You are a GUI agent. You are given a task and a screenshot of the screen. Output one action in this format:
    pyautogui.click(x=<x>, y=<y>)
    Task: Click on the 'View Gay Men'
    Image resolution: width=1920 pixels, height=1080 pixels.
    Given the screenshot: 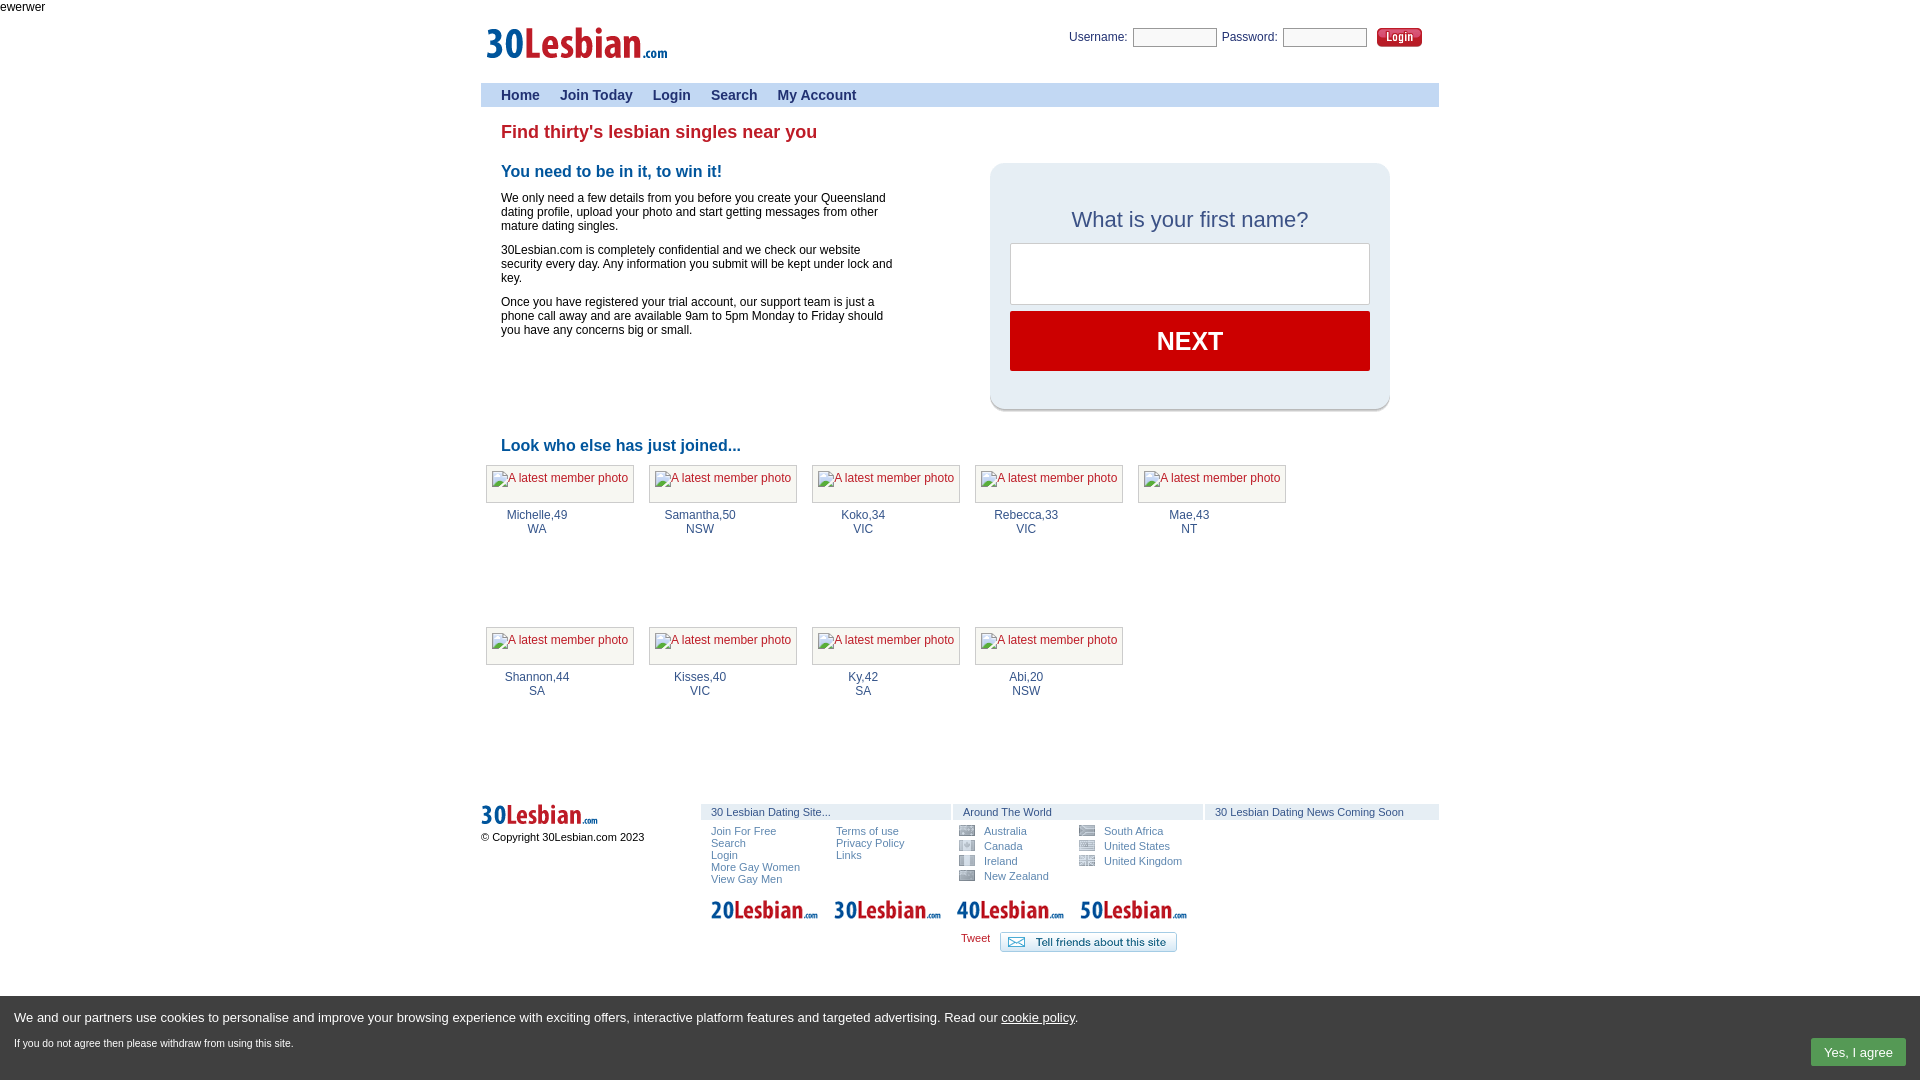 What is the action you would take?
    pyautogui.click(x=745, y=878)
    